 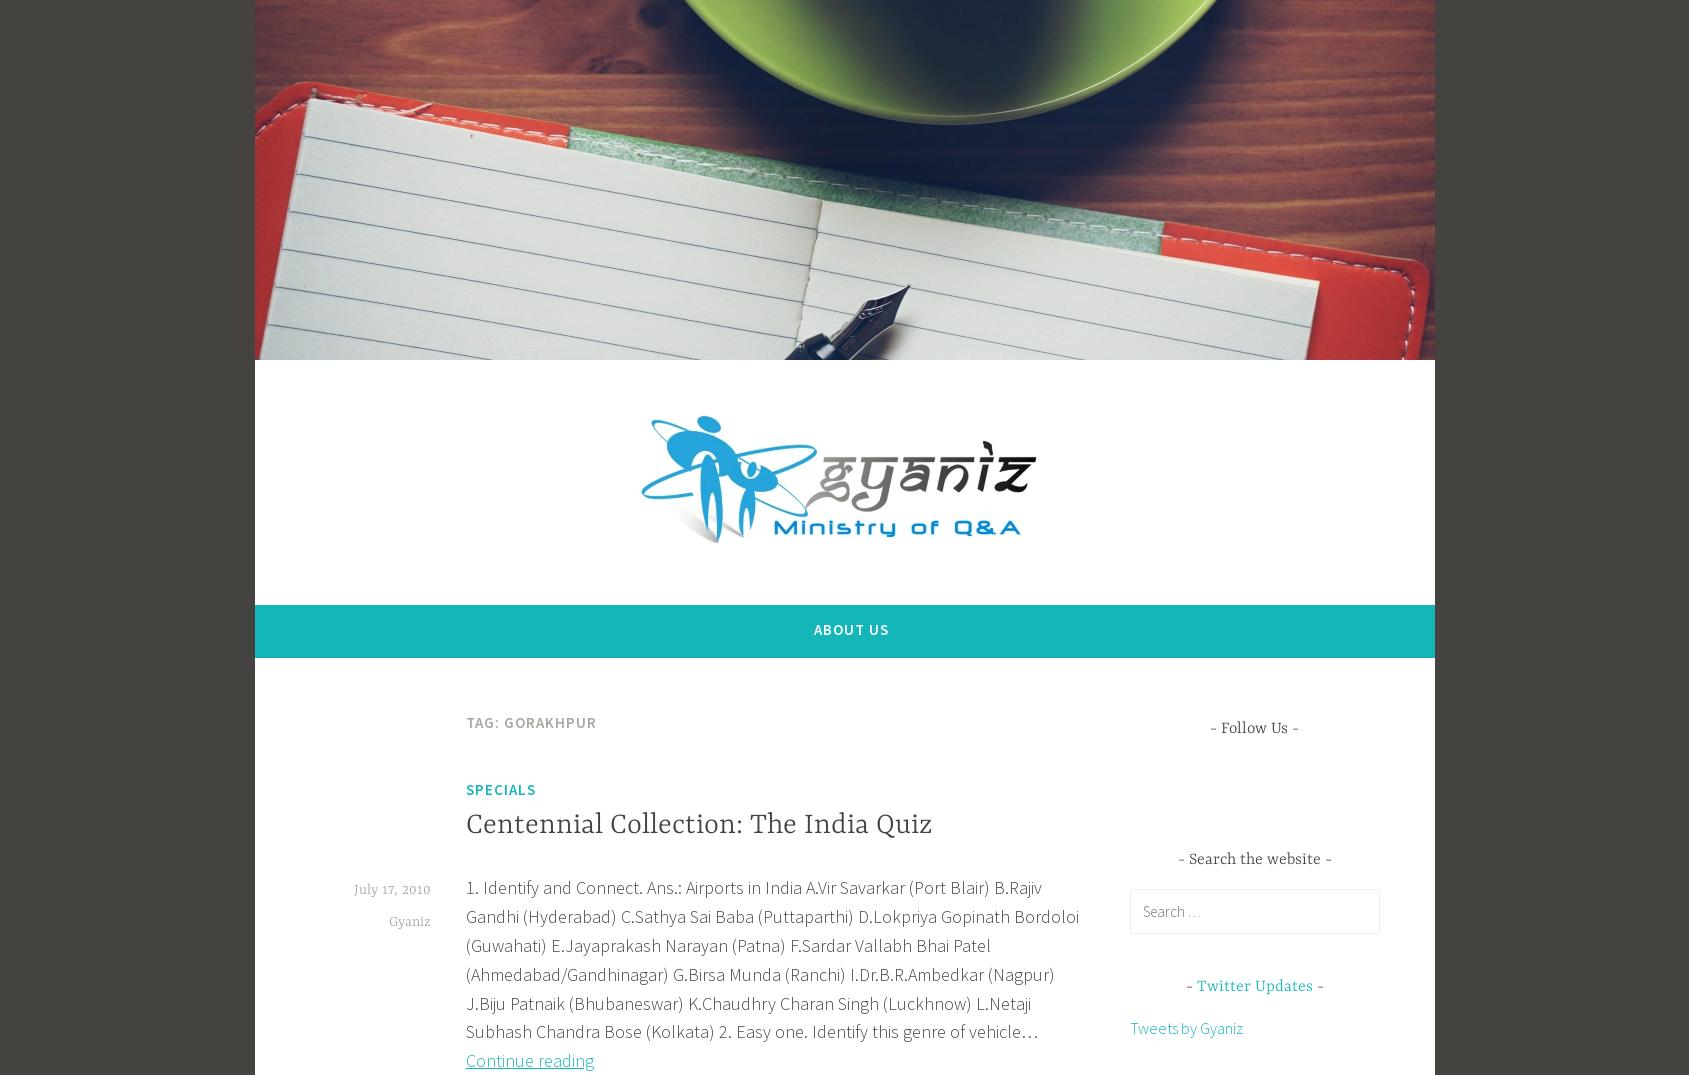 I want to click on 'Answers that Increase Knowledge', so click(x=439, y=575).